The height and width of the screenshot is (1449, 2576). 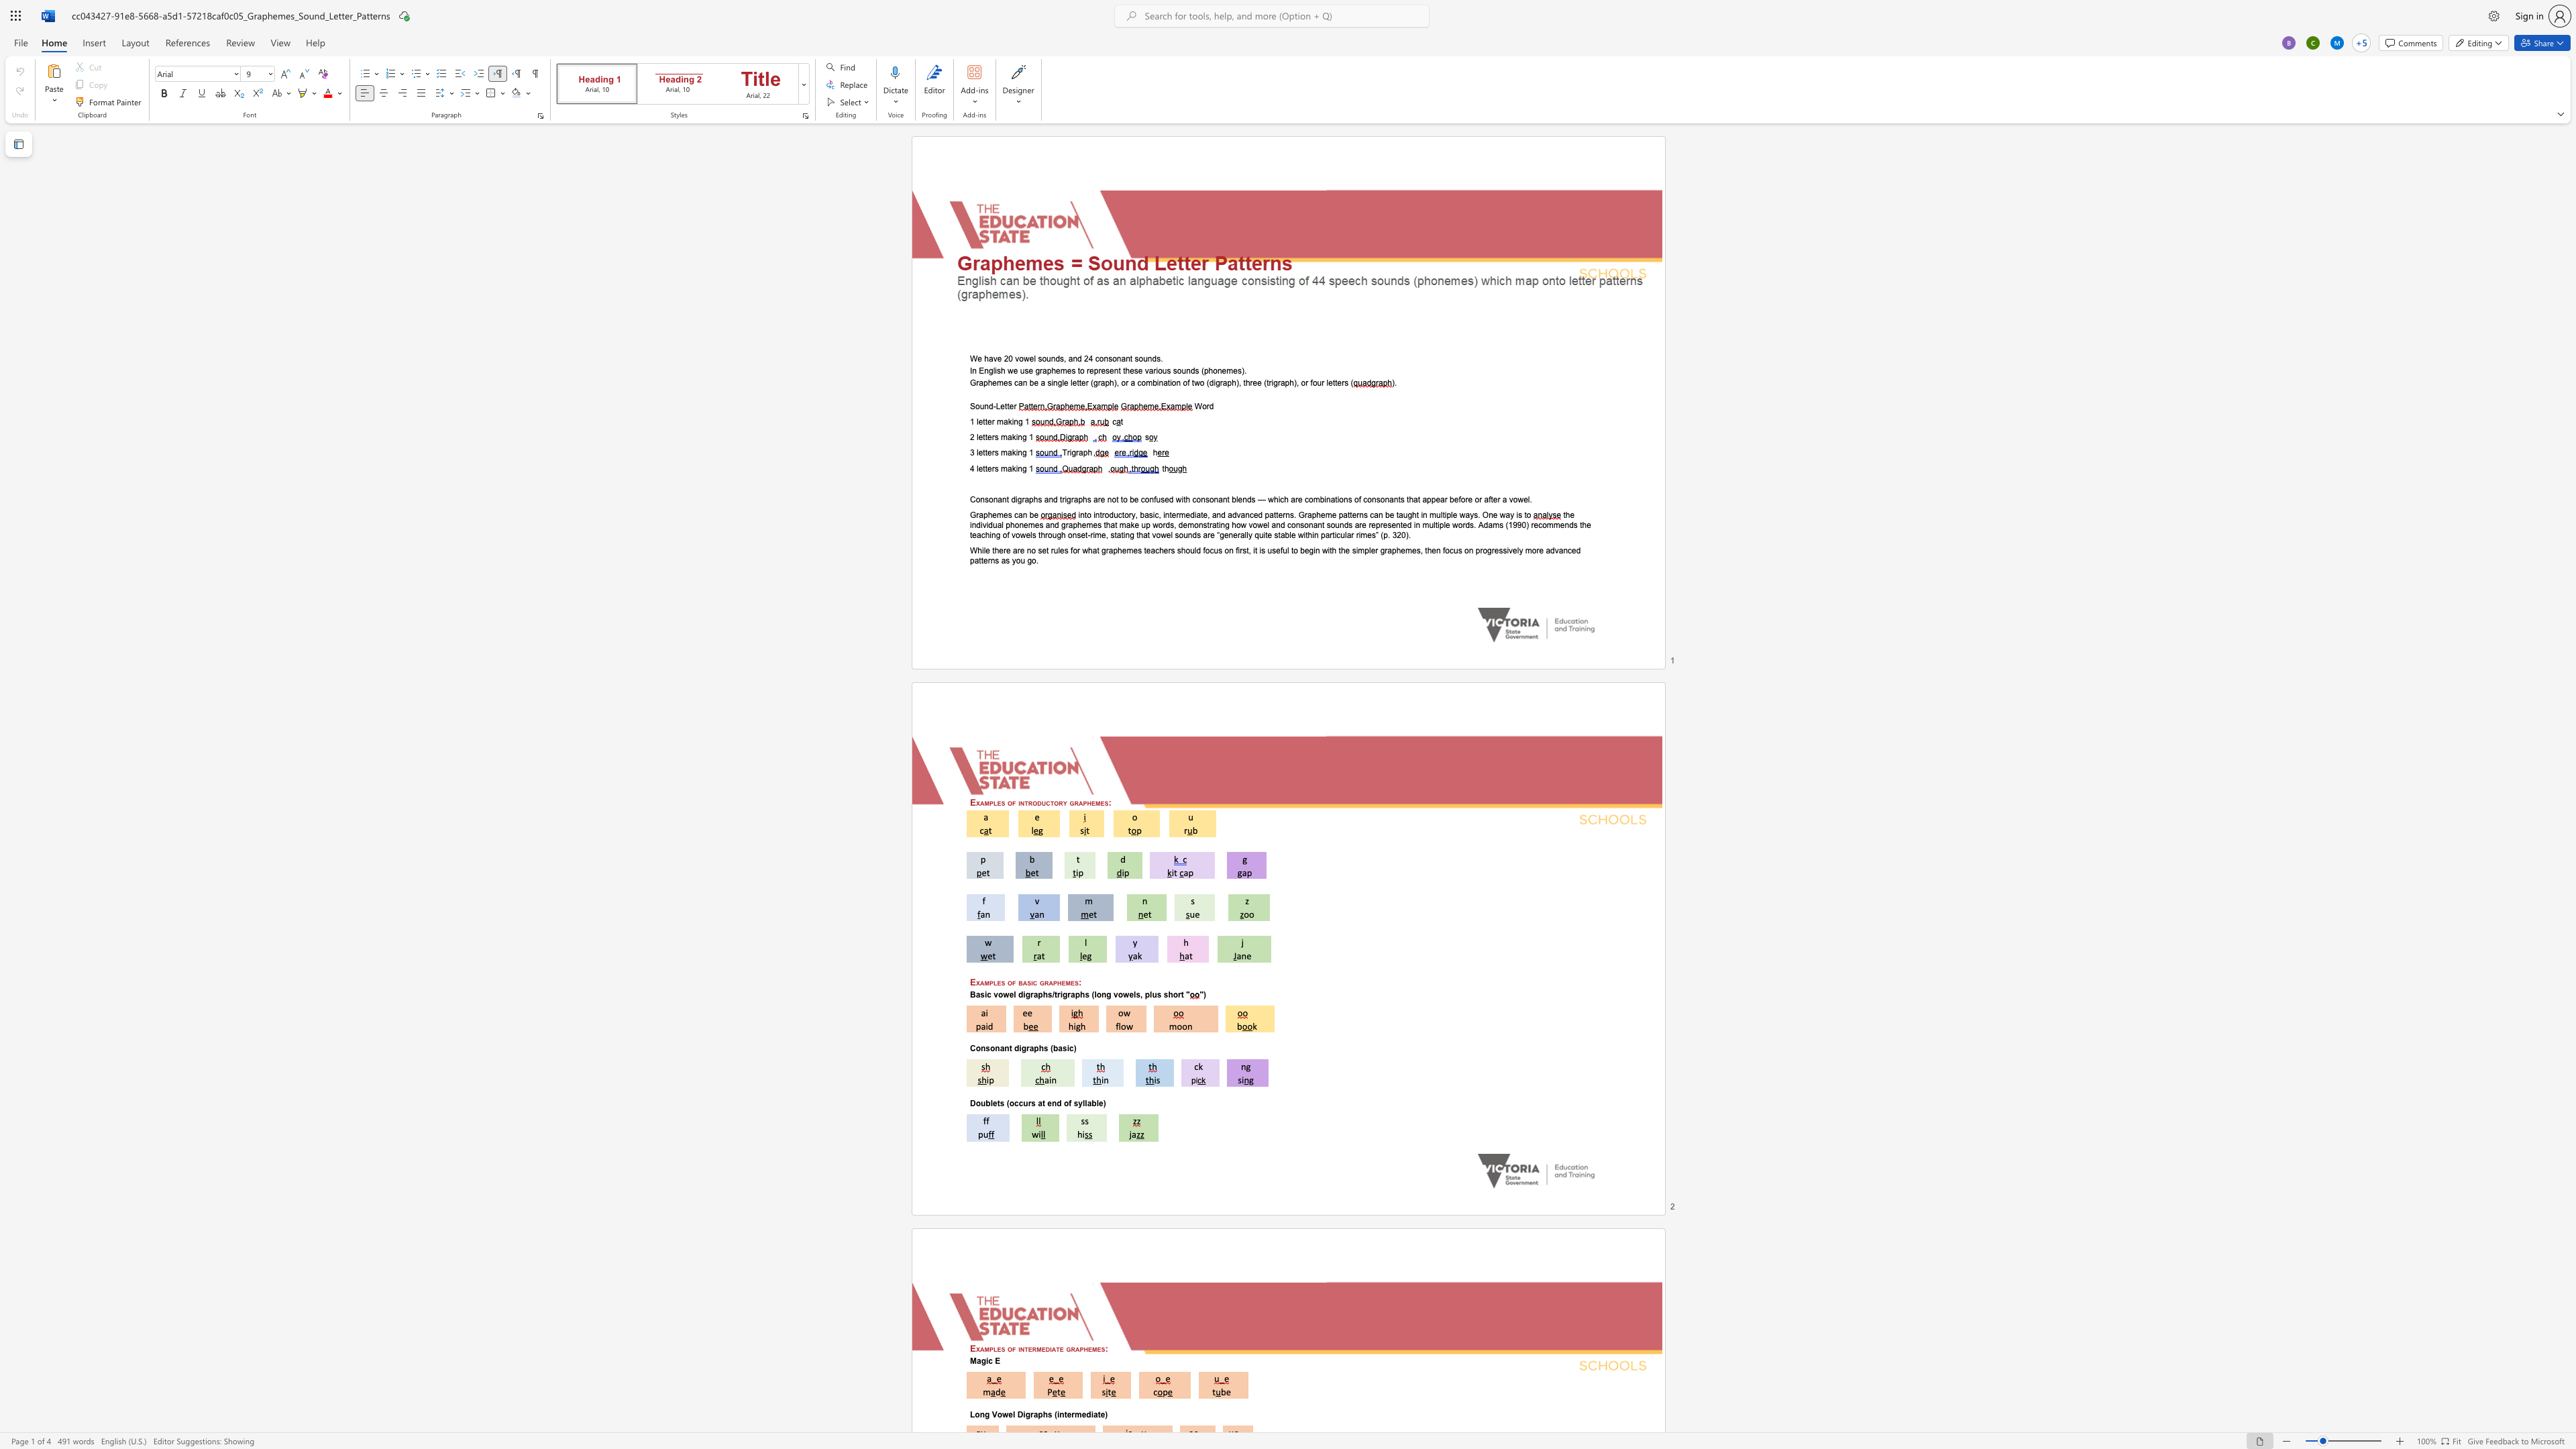 What do you see at coordinates (1192, 369) in the screenshot?
I see `the 1th character "d" in the text` at bounding box center [1192, 369].